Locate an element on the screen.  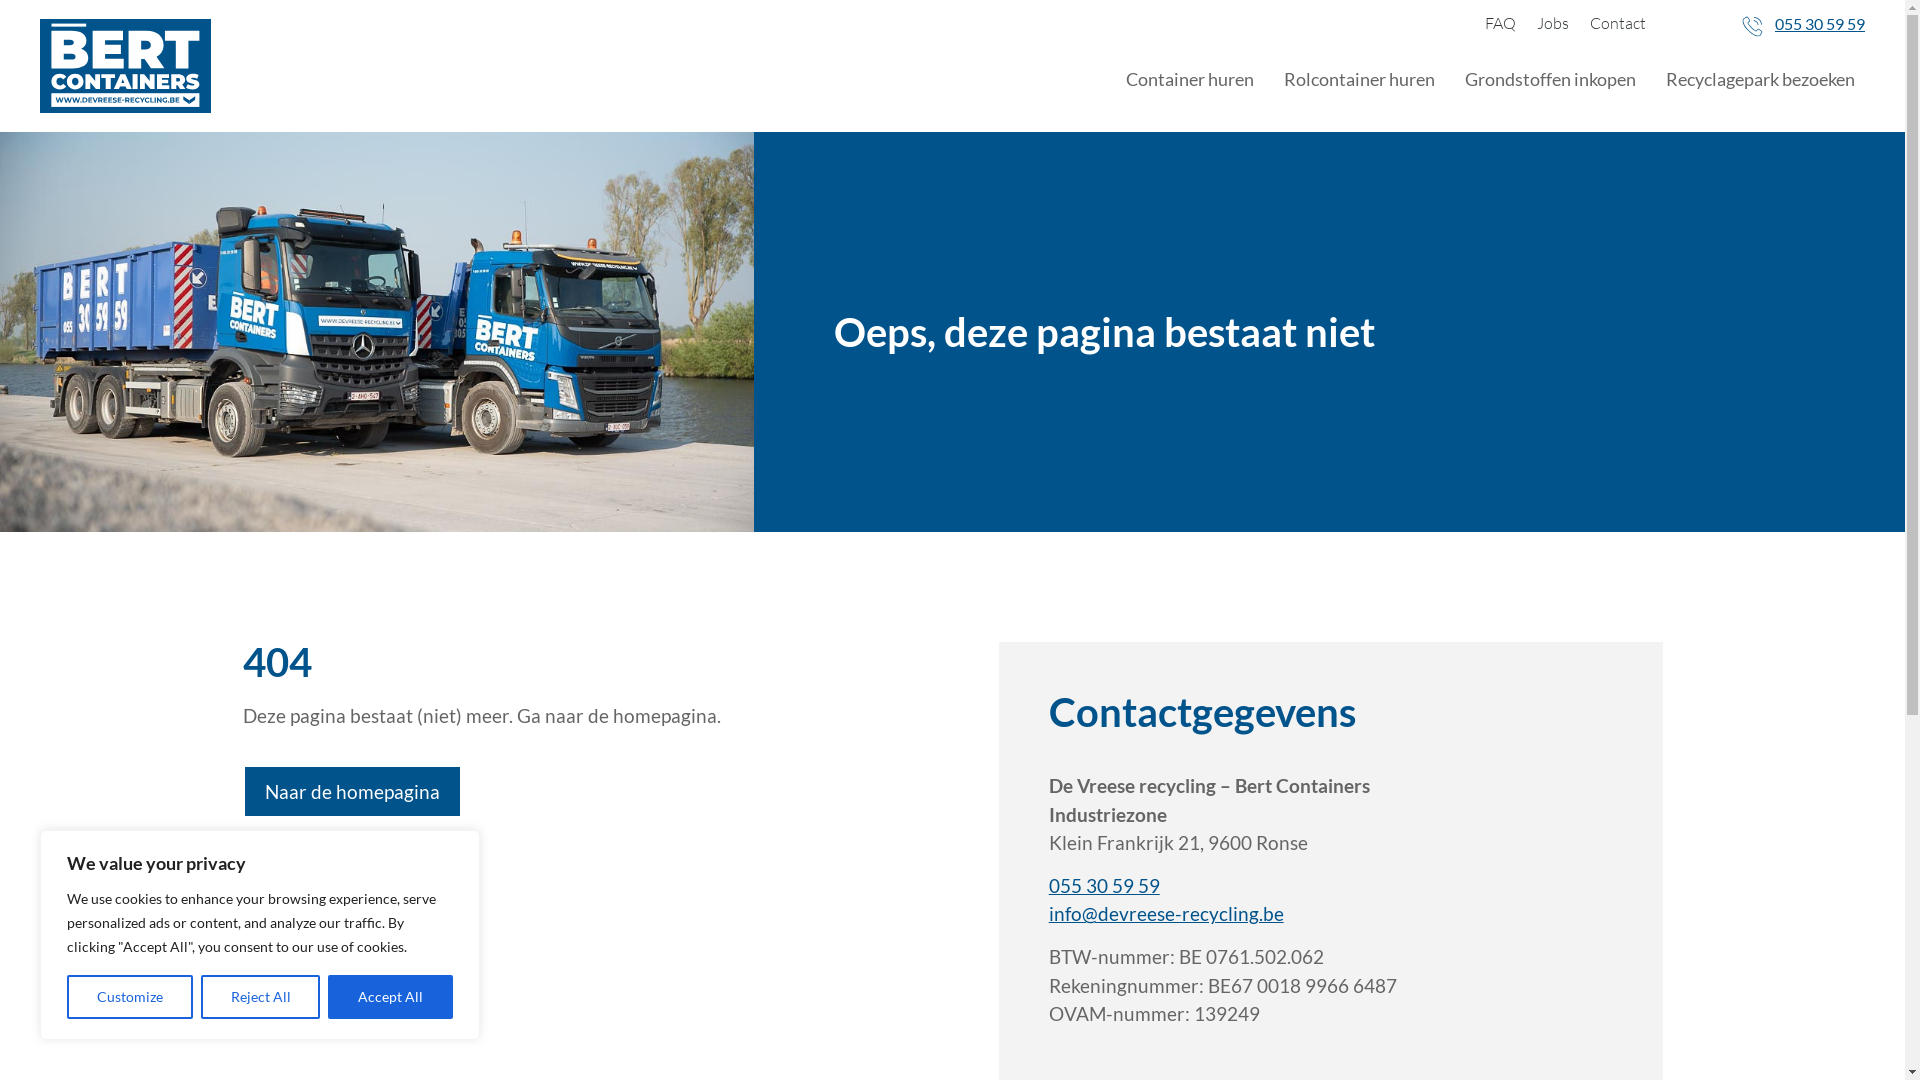
'Rolcontainer huren' is located at coordinates (1359, 77).